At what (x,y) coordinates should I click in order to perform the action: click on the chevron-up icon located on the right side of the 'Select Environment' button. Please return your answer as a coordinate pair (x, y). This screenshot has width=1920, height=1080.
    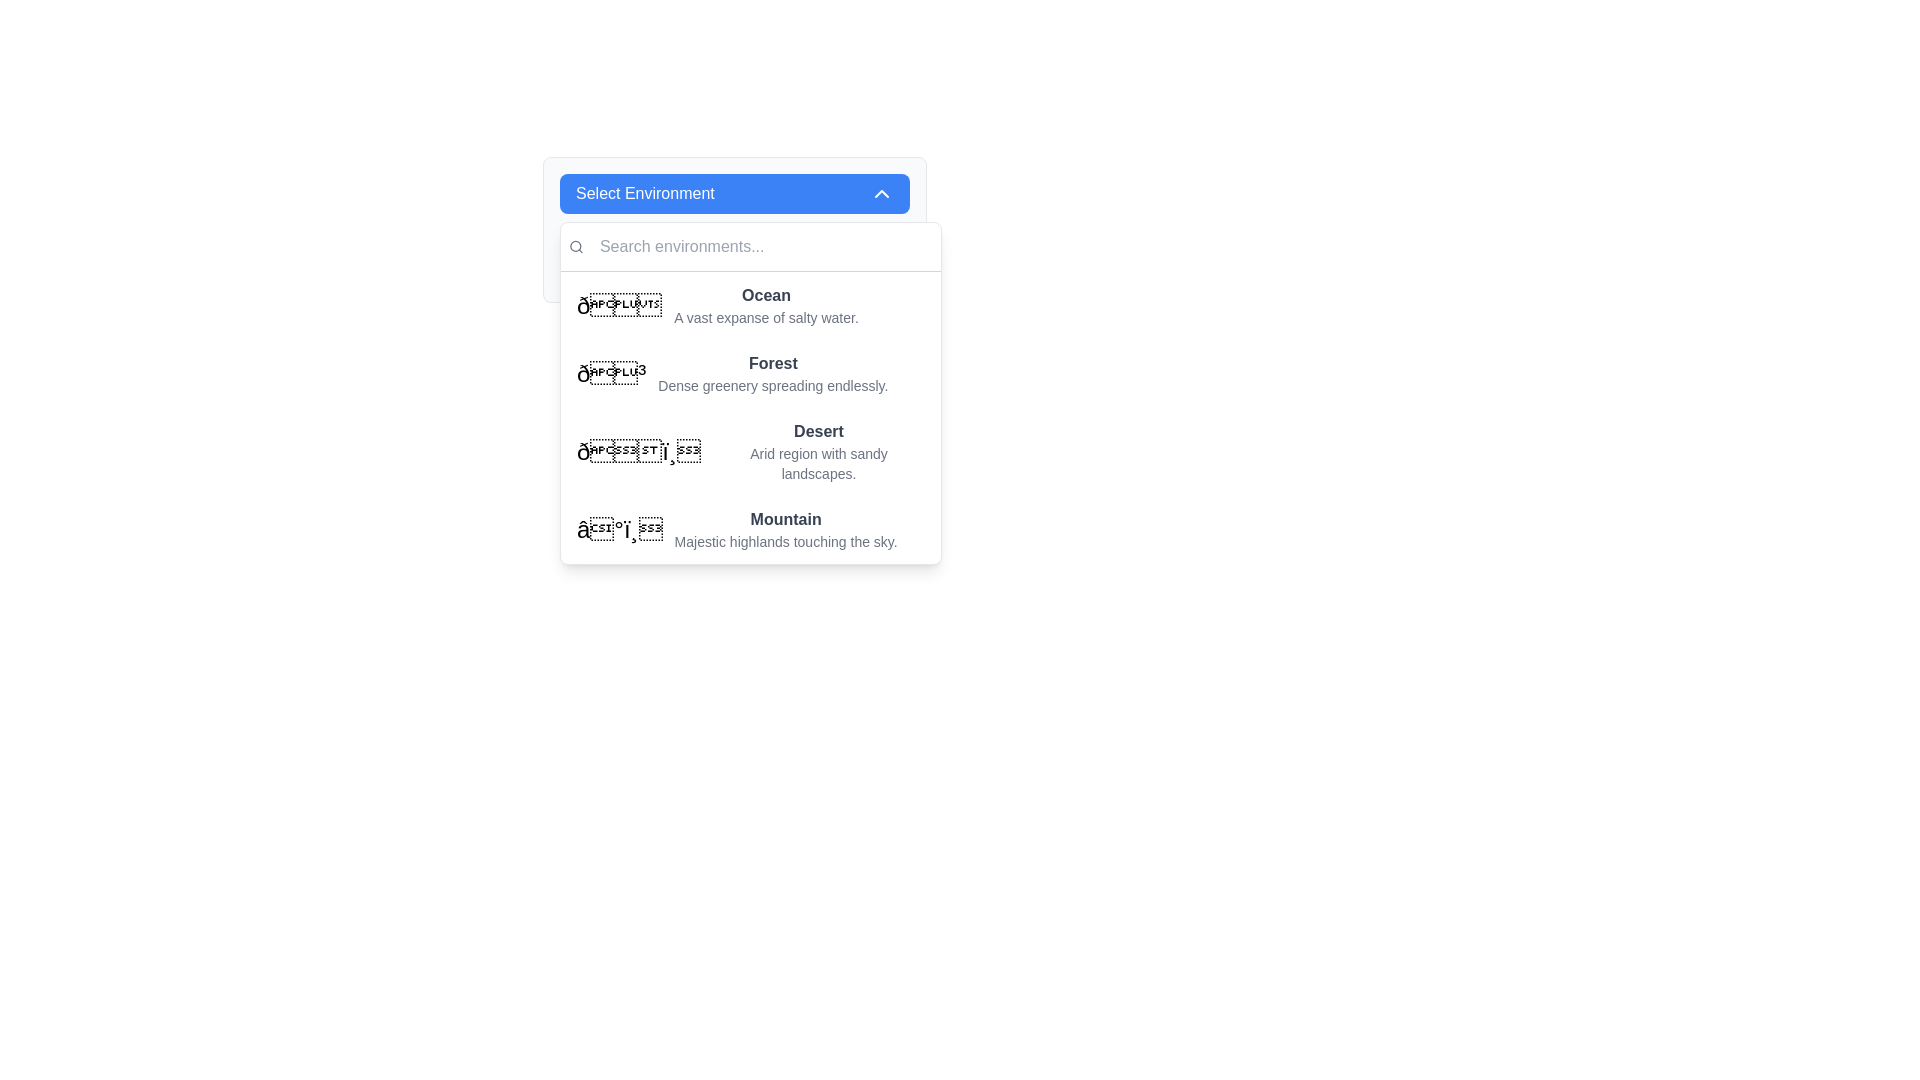
    Looking at the image, I should click on (881, 193).